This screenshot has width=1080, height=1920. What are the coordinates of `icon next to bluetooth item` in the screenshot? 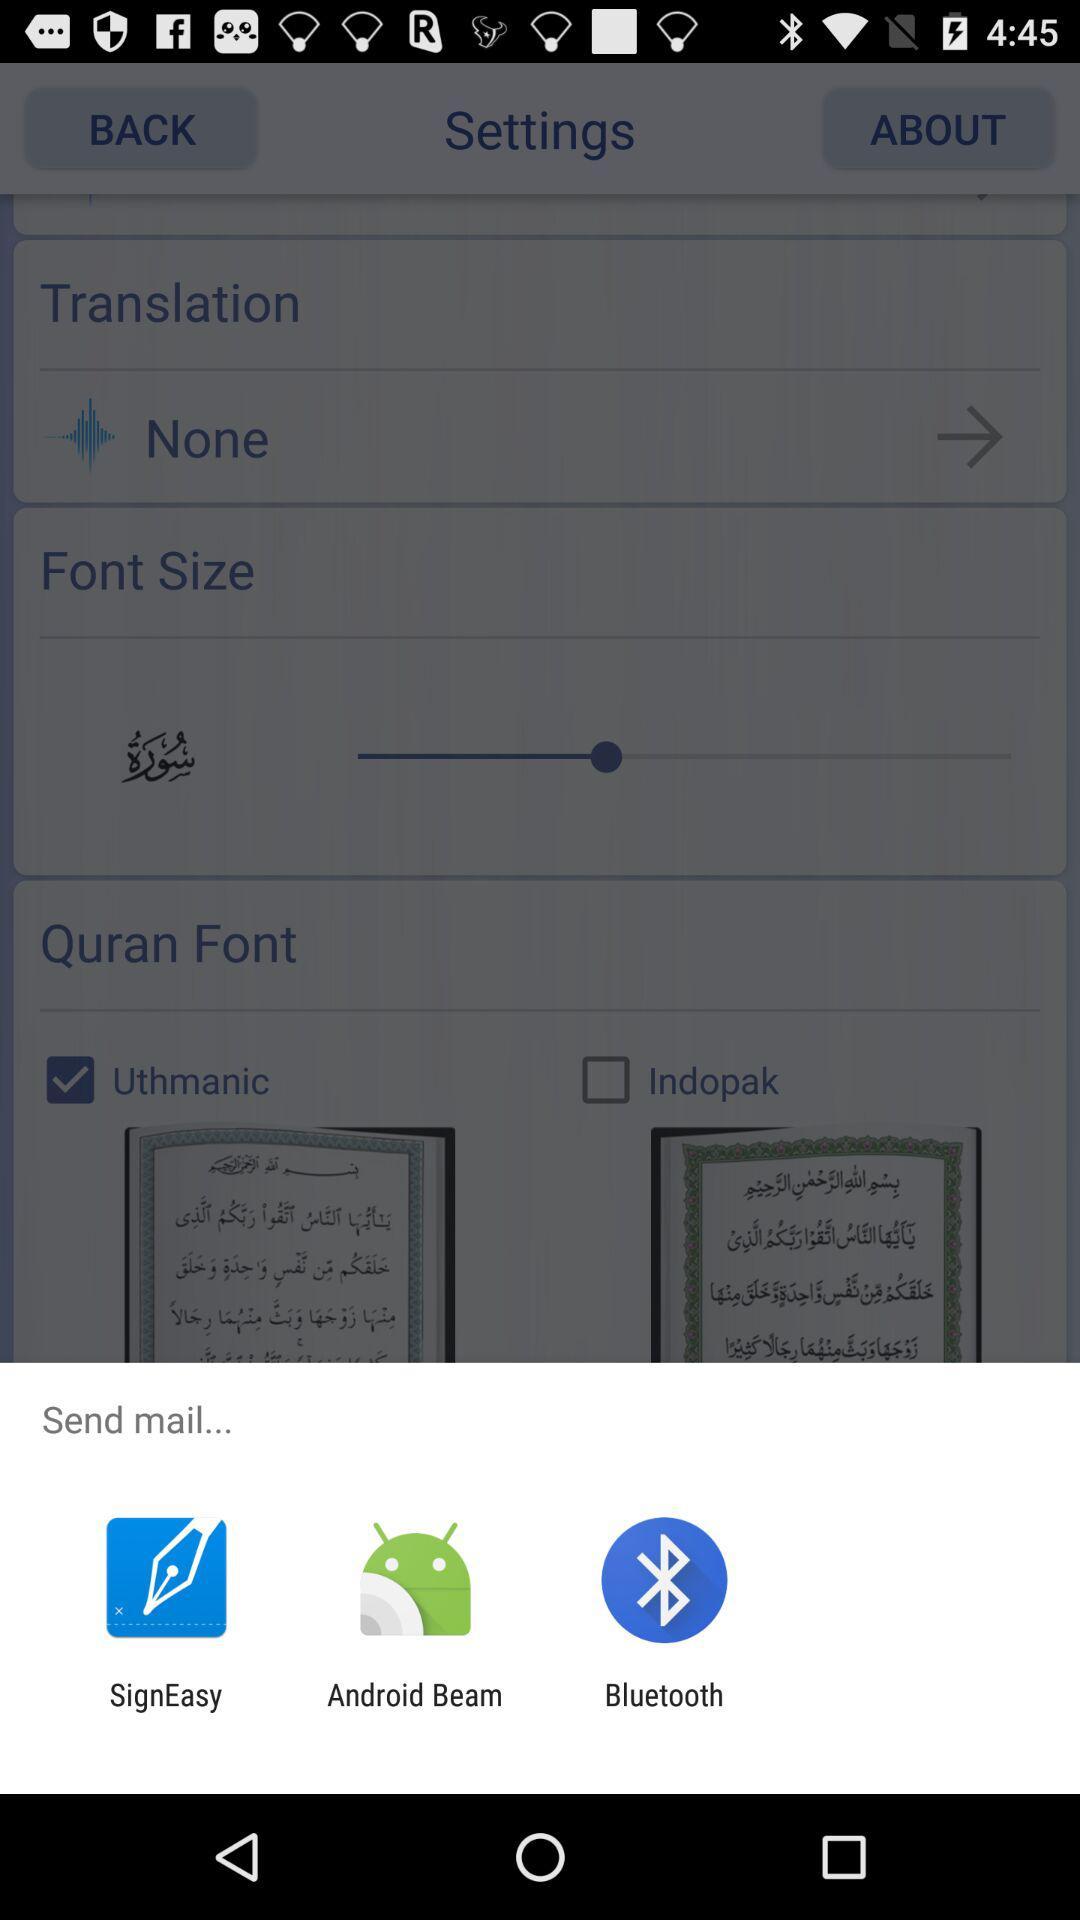 It's located at (414, 1711).